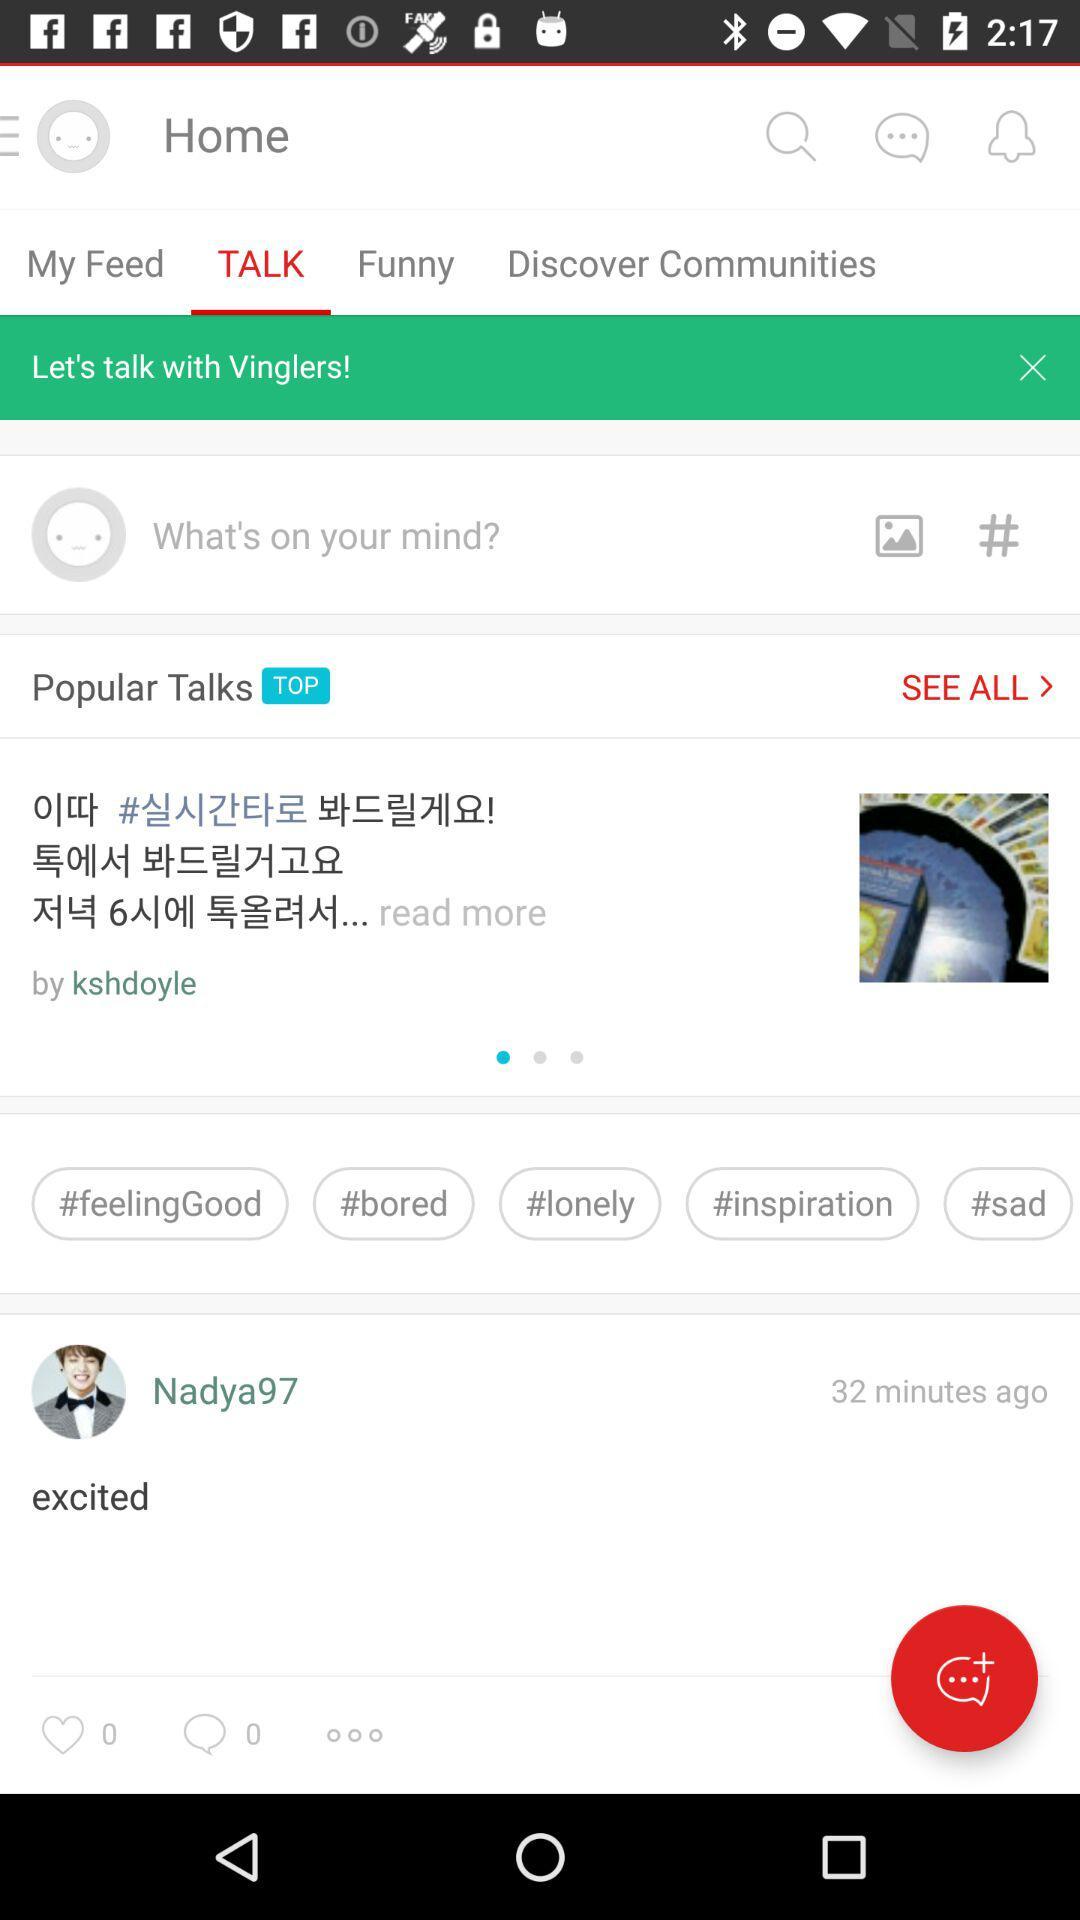  I want to click on the item next to #inspiration icon, so click(1008, 1202).